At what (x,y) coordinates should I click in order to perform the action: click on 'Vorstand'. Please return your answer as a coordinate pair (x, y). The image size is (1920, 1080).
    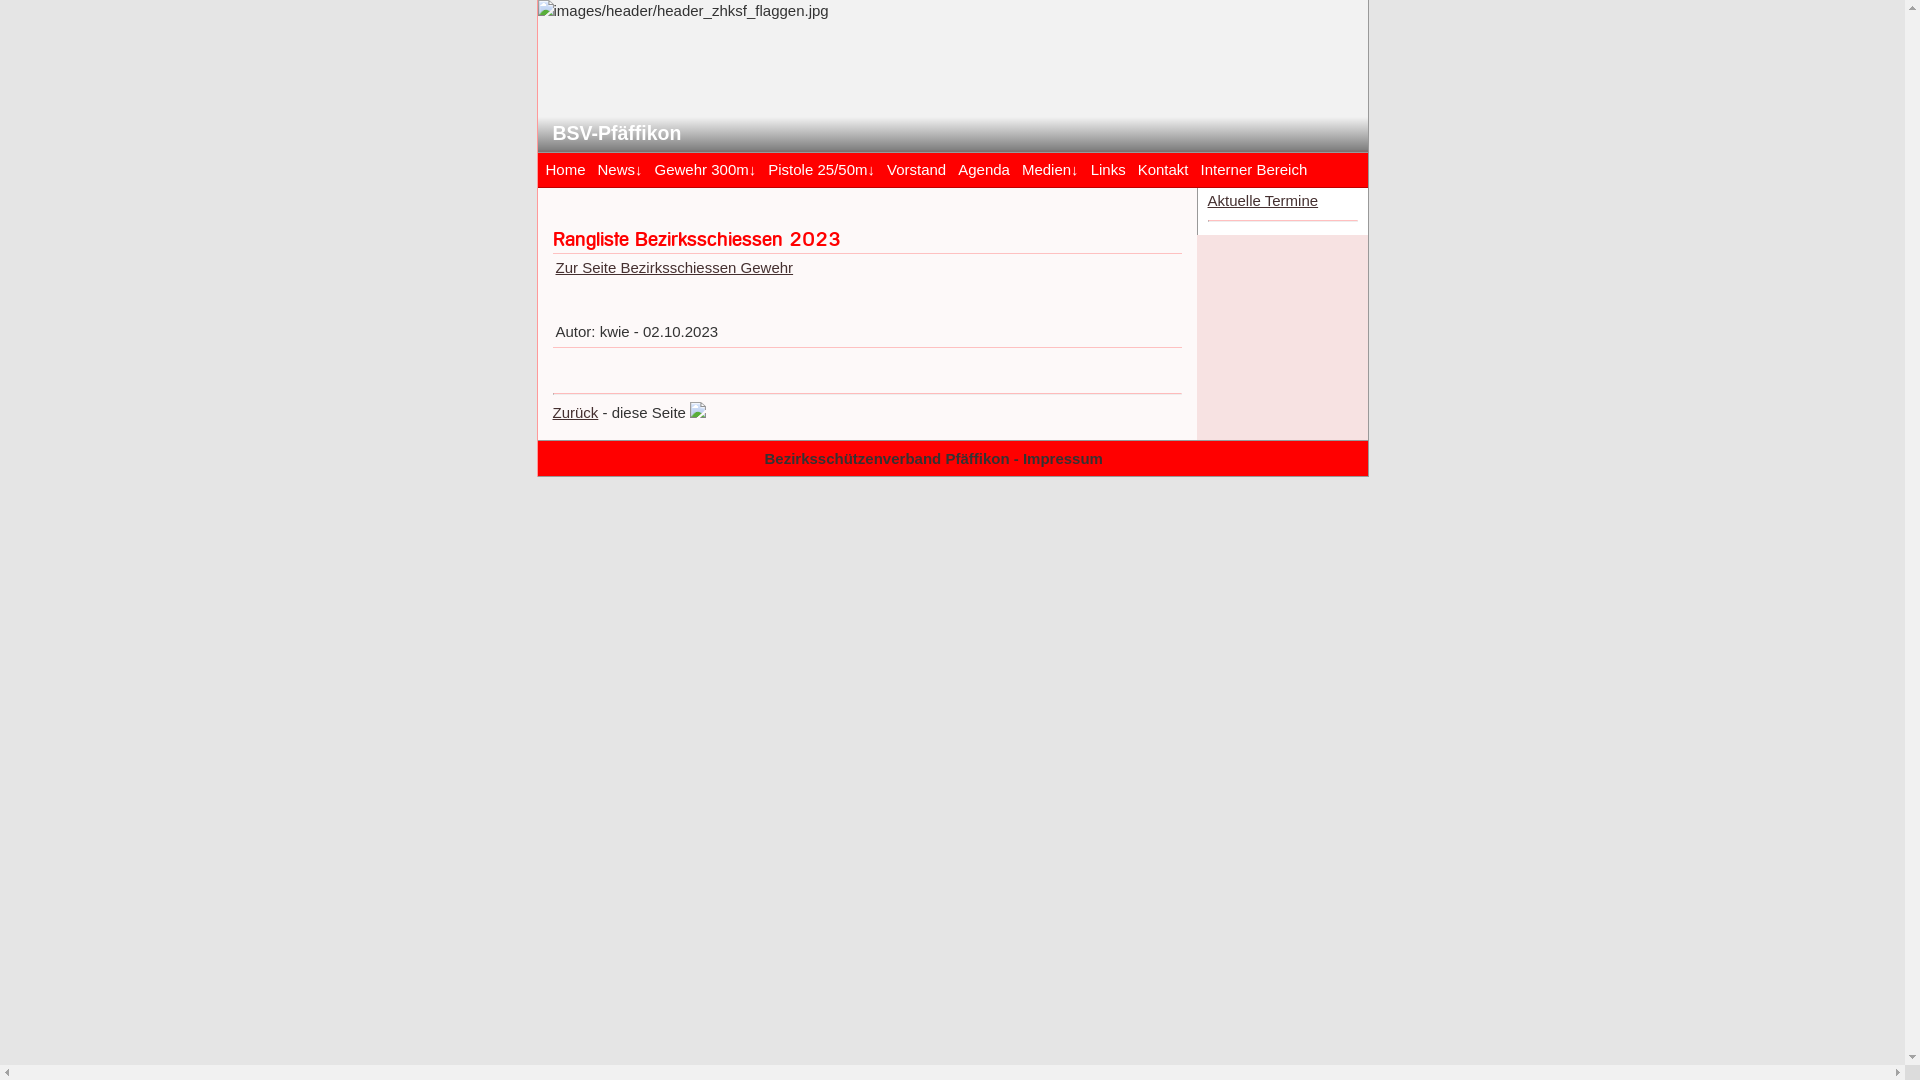
    Looking at the image, I should click on (880, 167).